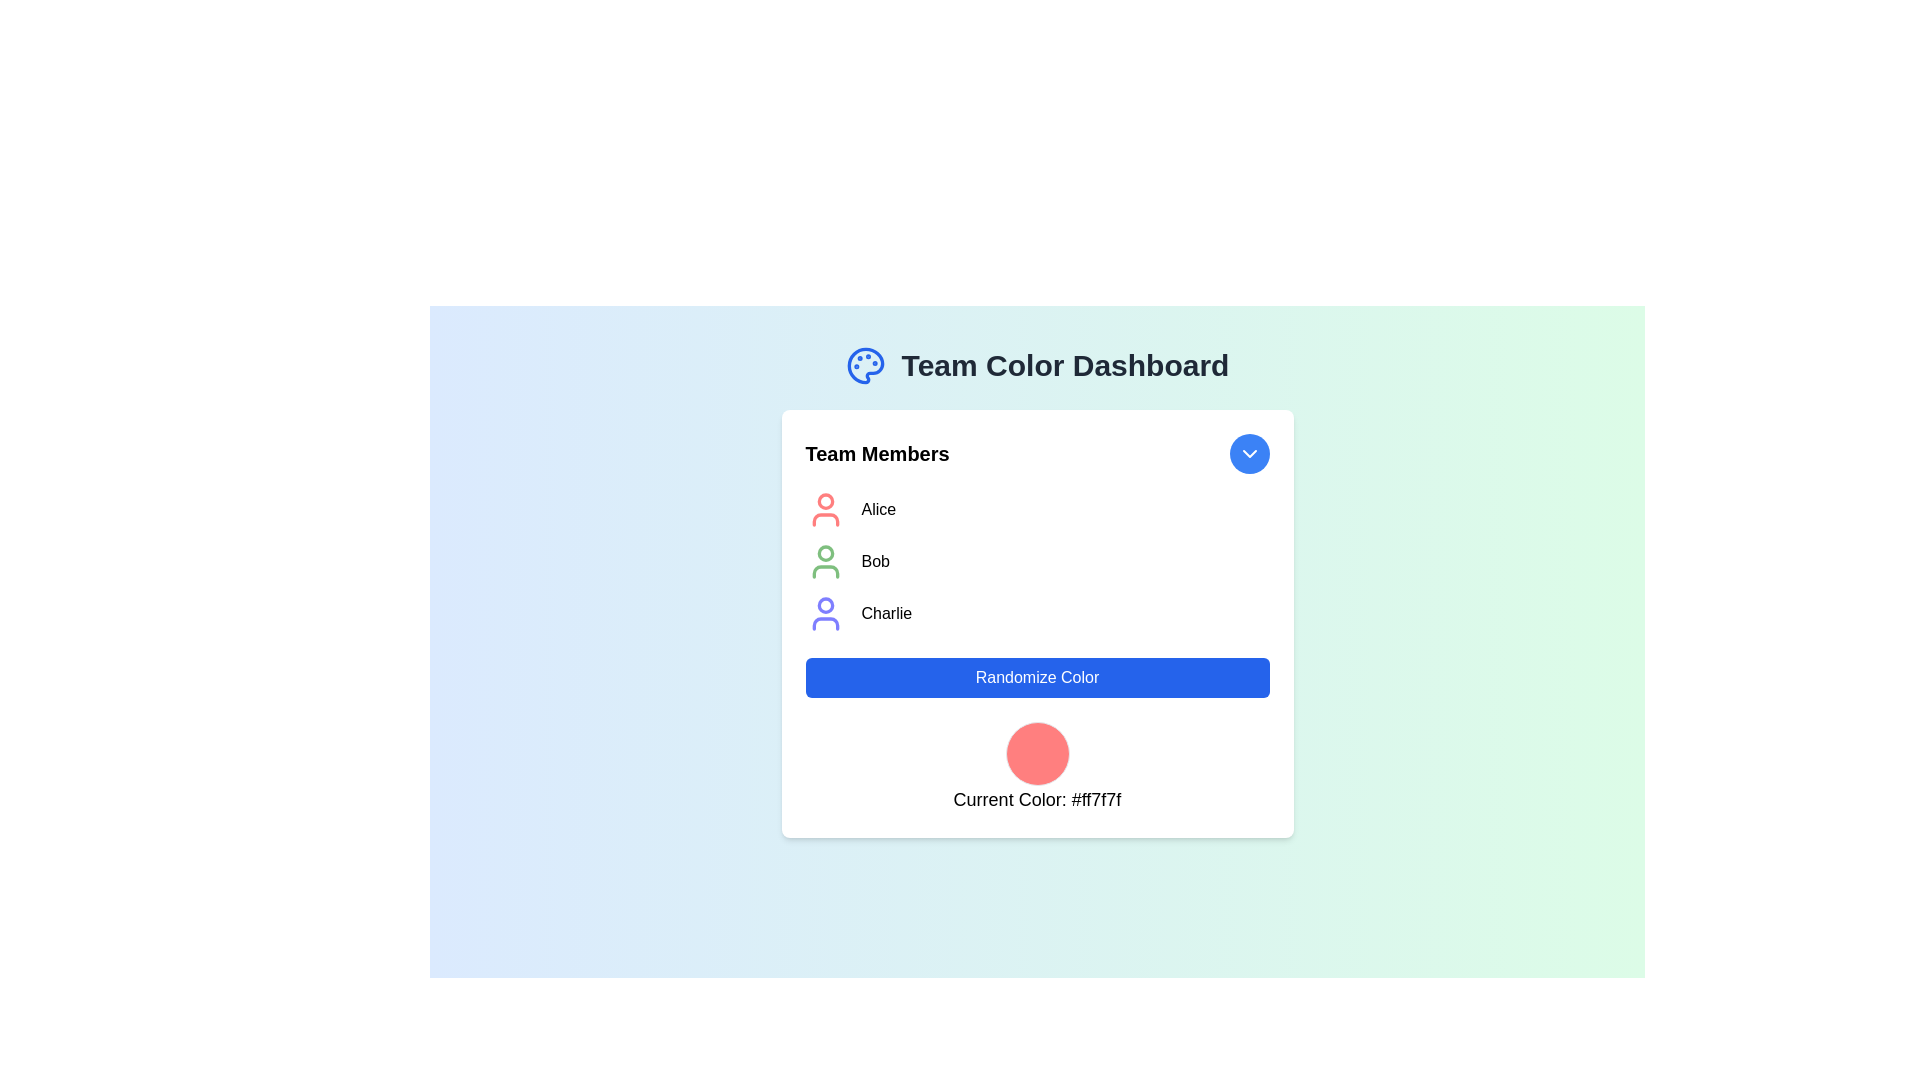 The height and width of the screenshot is (1080, 1920). I want to click on the user icon representing 'Charlie', so click(825, 612).